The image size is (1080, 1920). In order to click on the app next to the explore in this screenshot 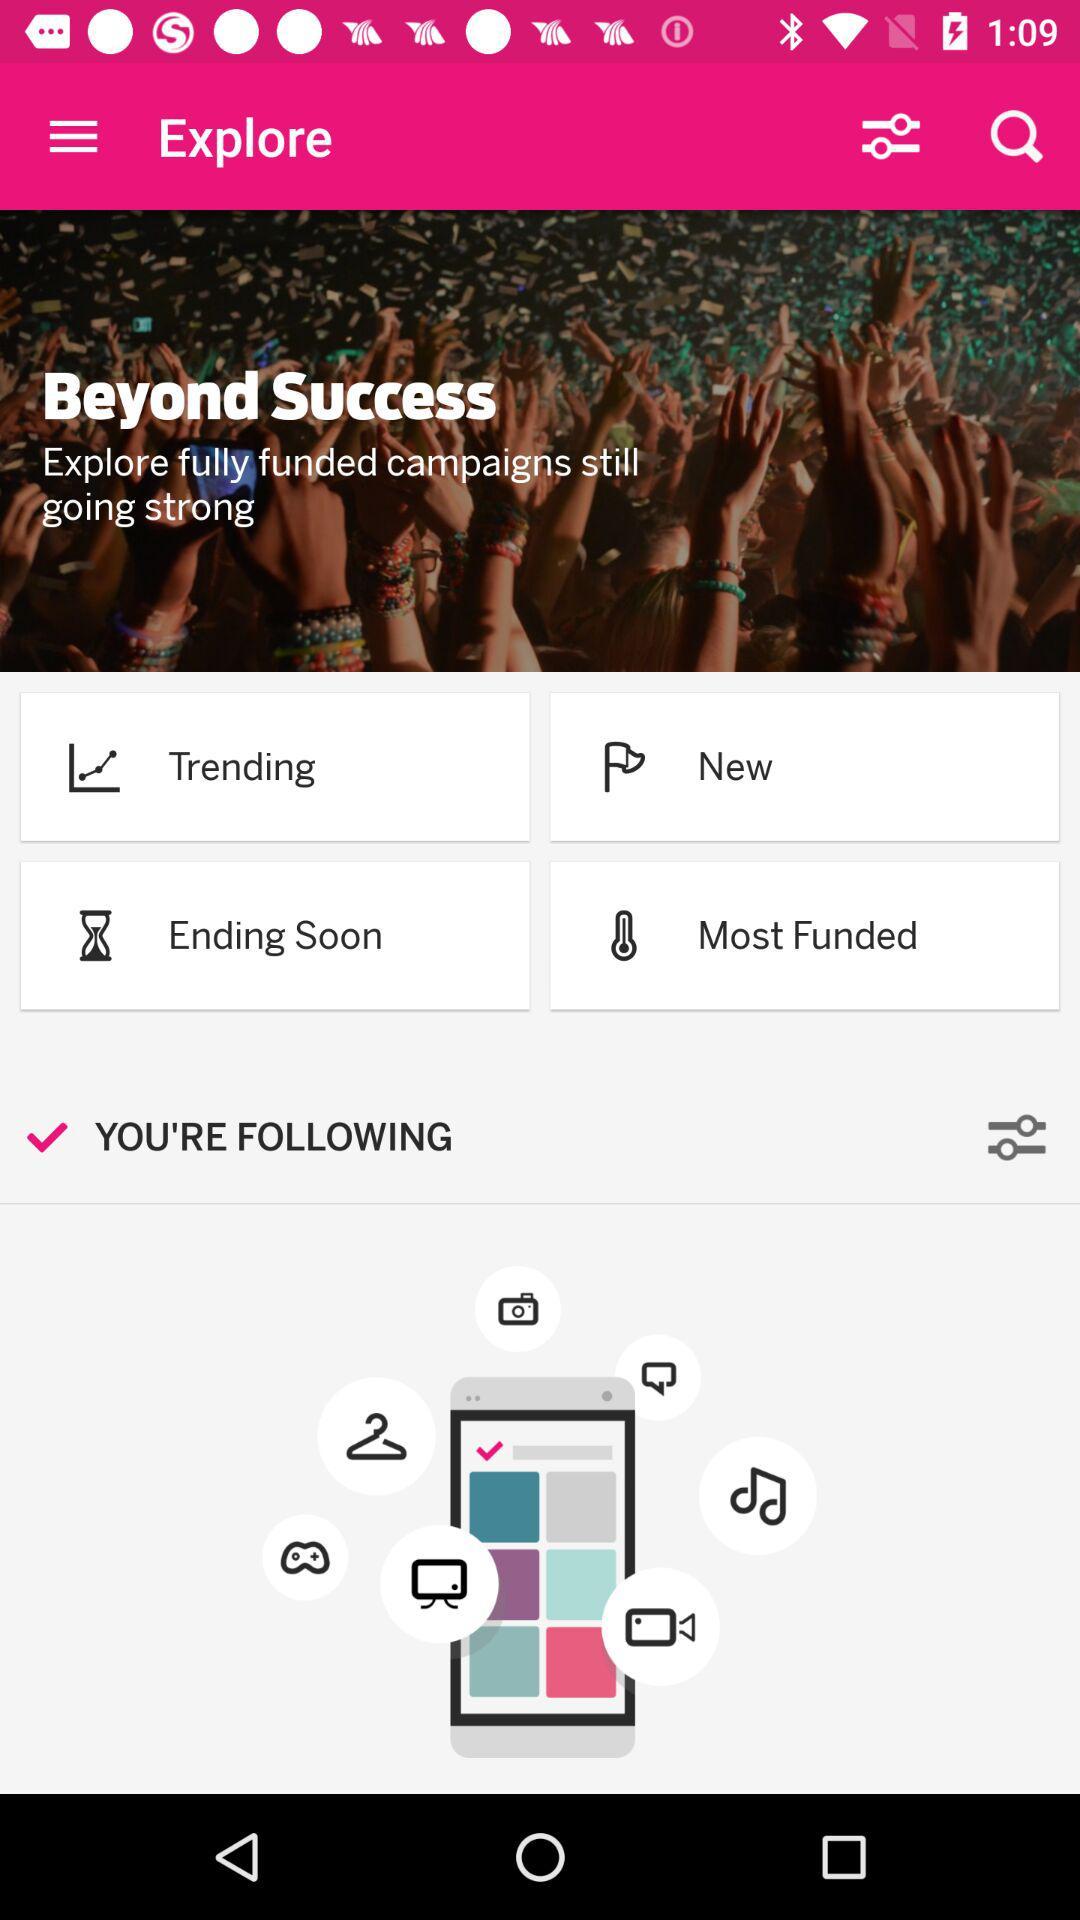, I will do `click(72, 135)`.